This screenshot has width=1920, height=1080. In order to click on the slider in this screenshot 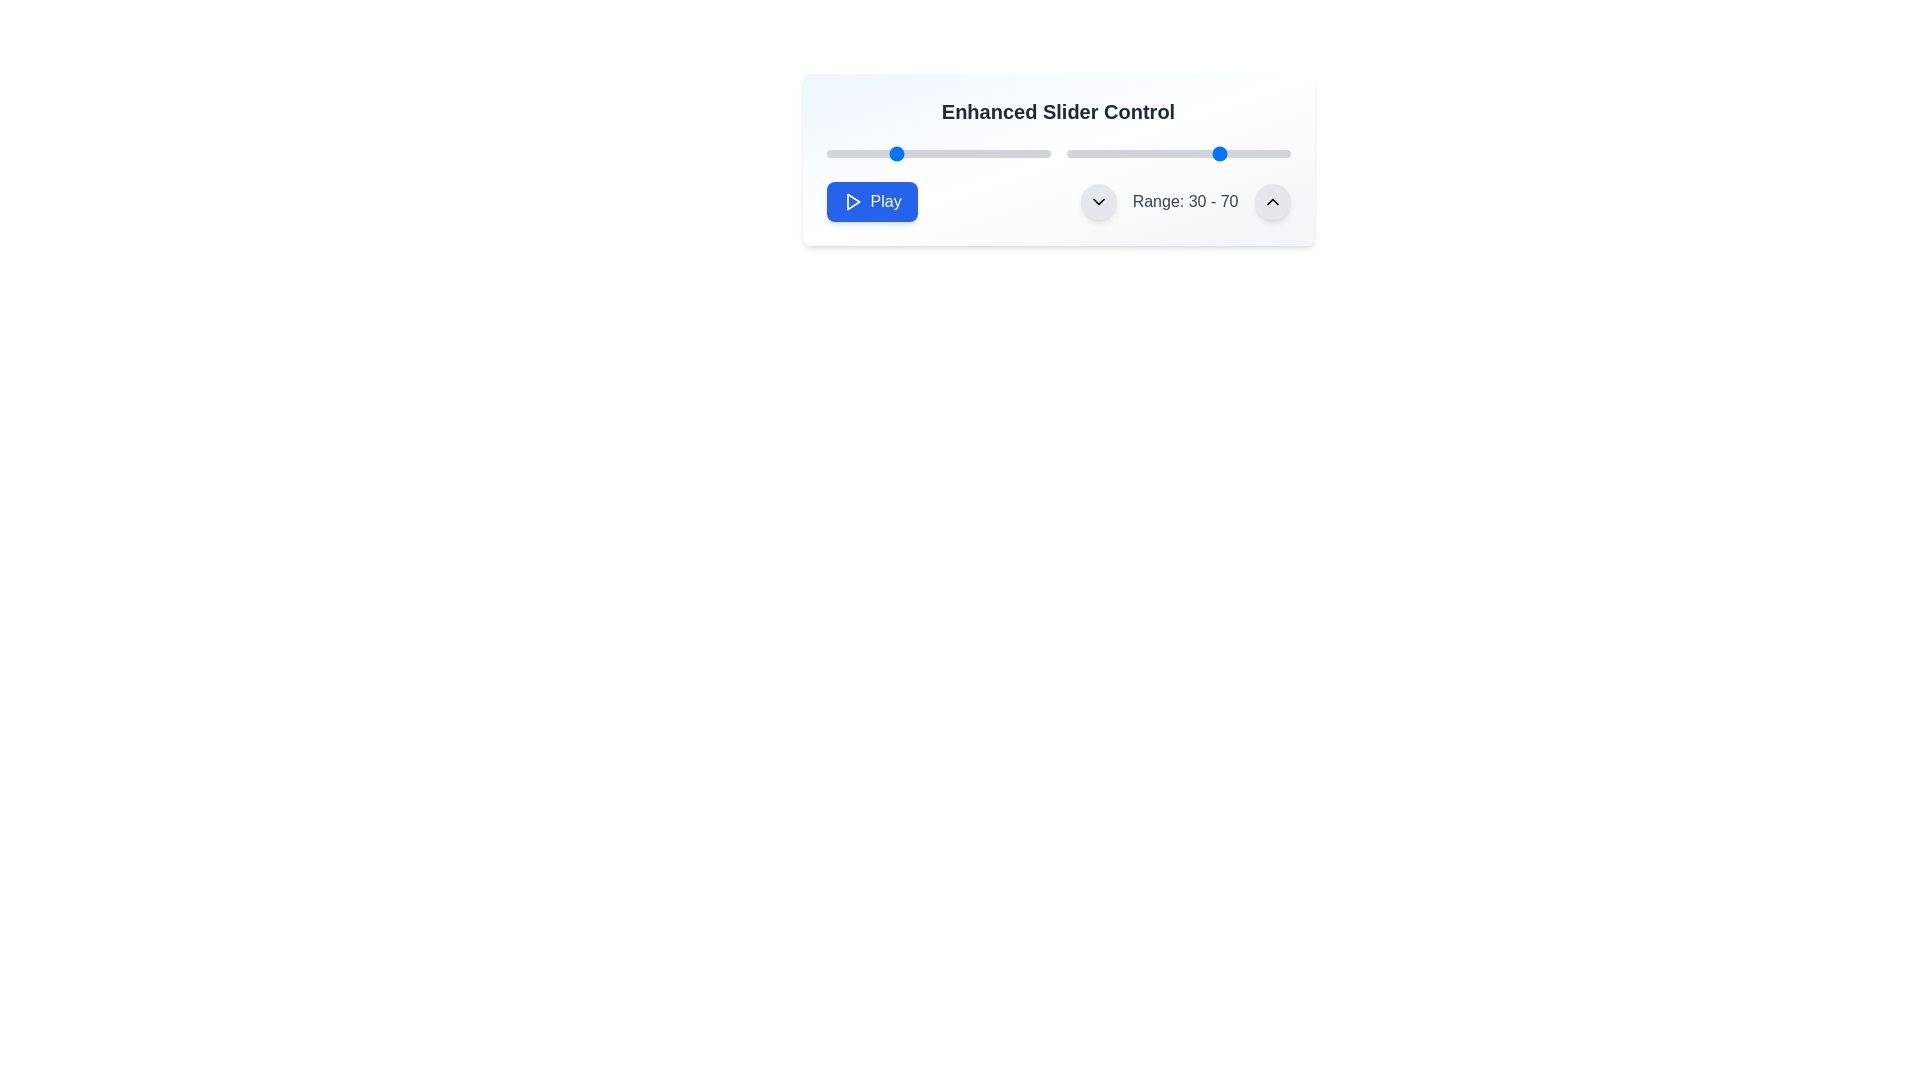, I will do `click(915, 153)`.